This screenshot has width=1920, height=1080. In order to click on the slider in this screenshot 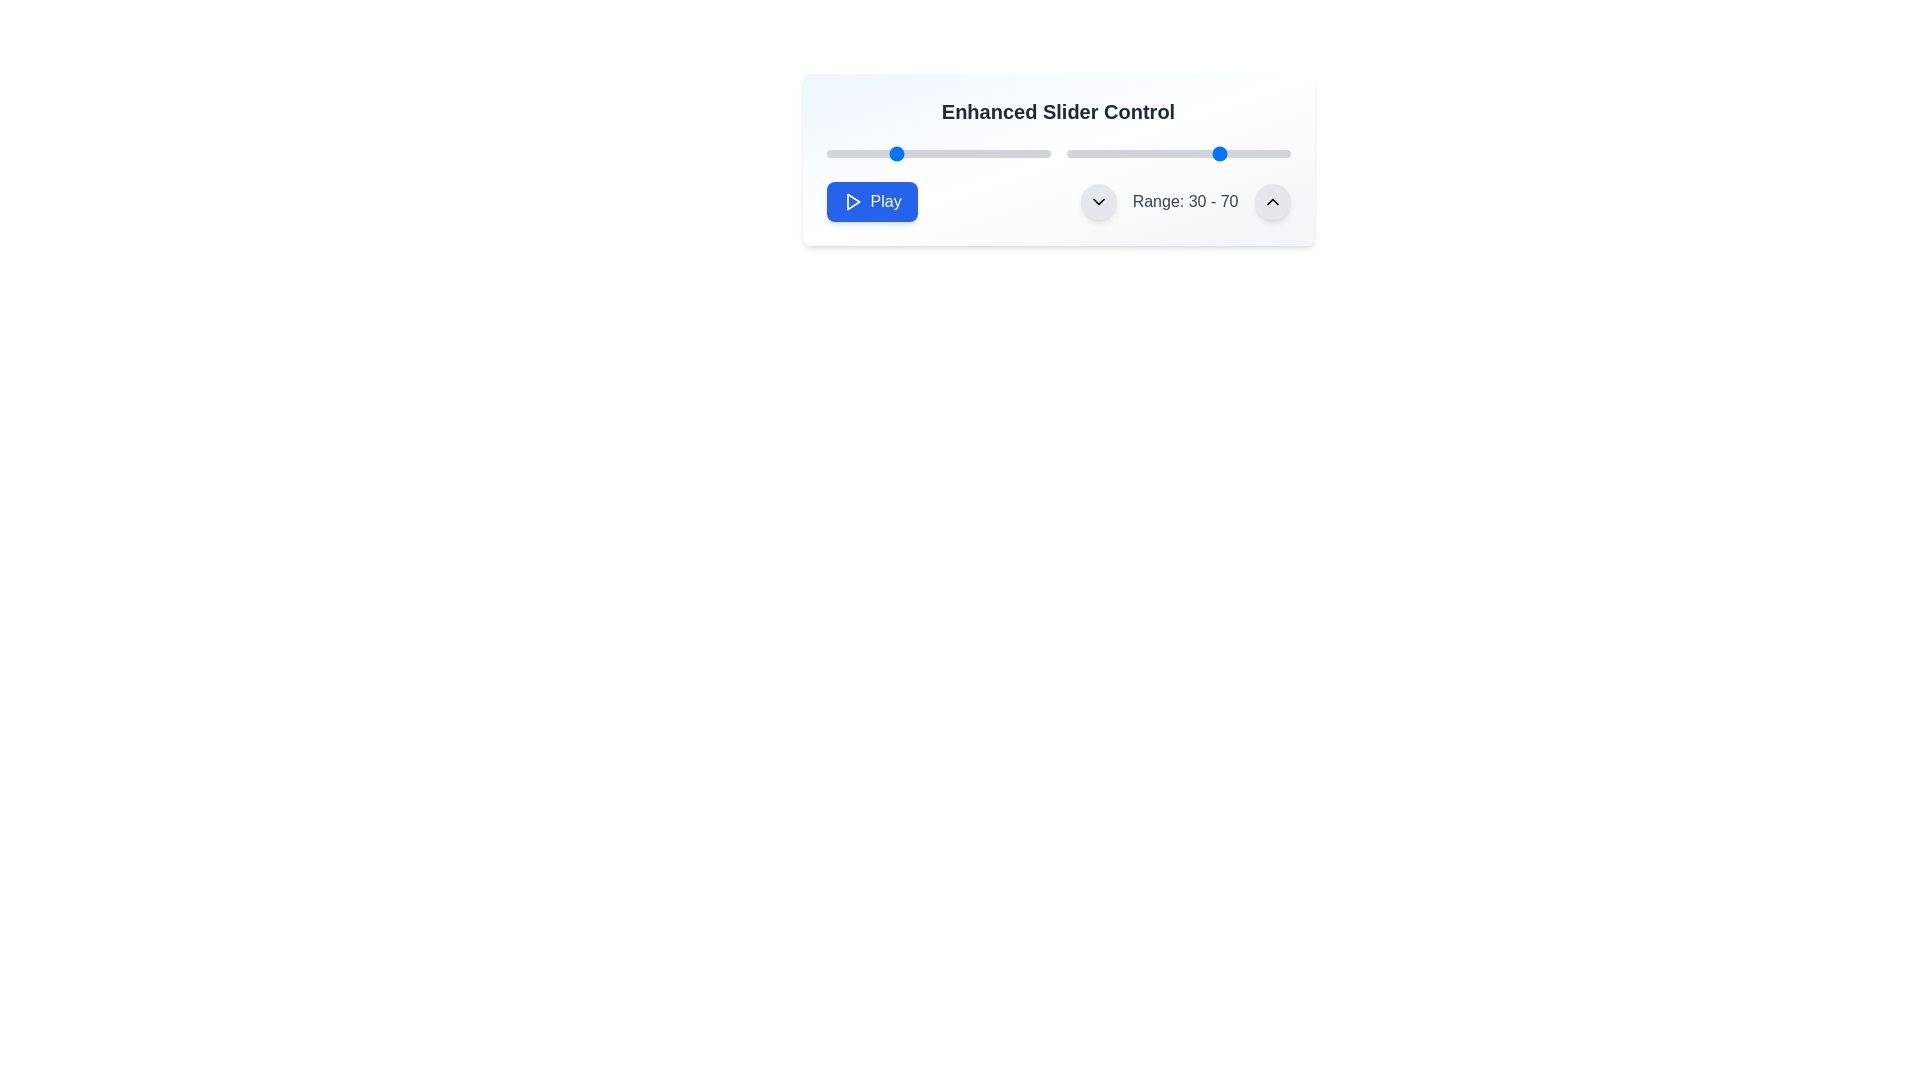, I will do `click(915, 153)`.